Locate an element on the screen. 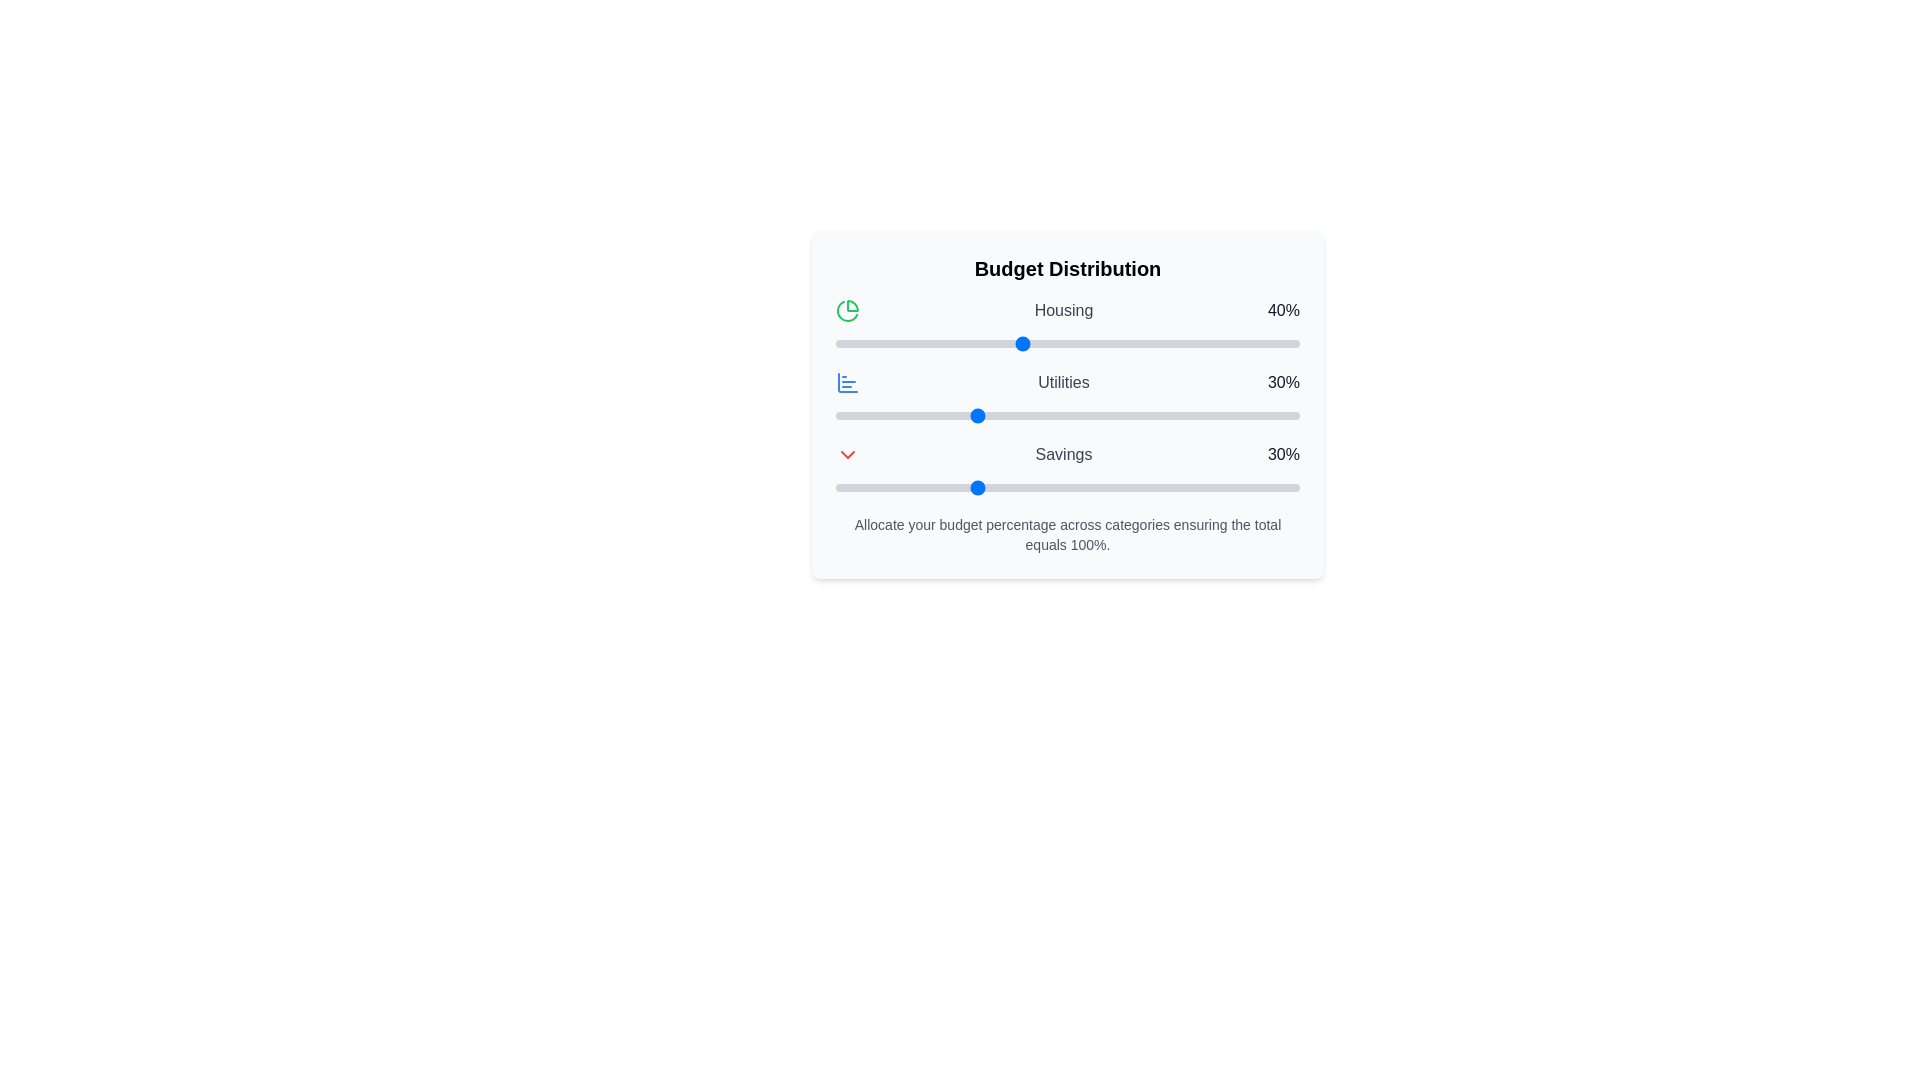 The height and width of the screenshot is (1080, 1920). the static text label describing the budget category 'Housing', which is centrally located in the top row of the 'Budget Distribution' card, positioned between a green pie chart icon and the percentage text '40%.' is located at coordinates (1063, 311).